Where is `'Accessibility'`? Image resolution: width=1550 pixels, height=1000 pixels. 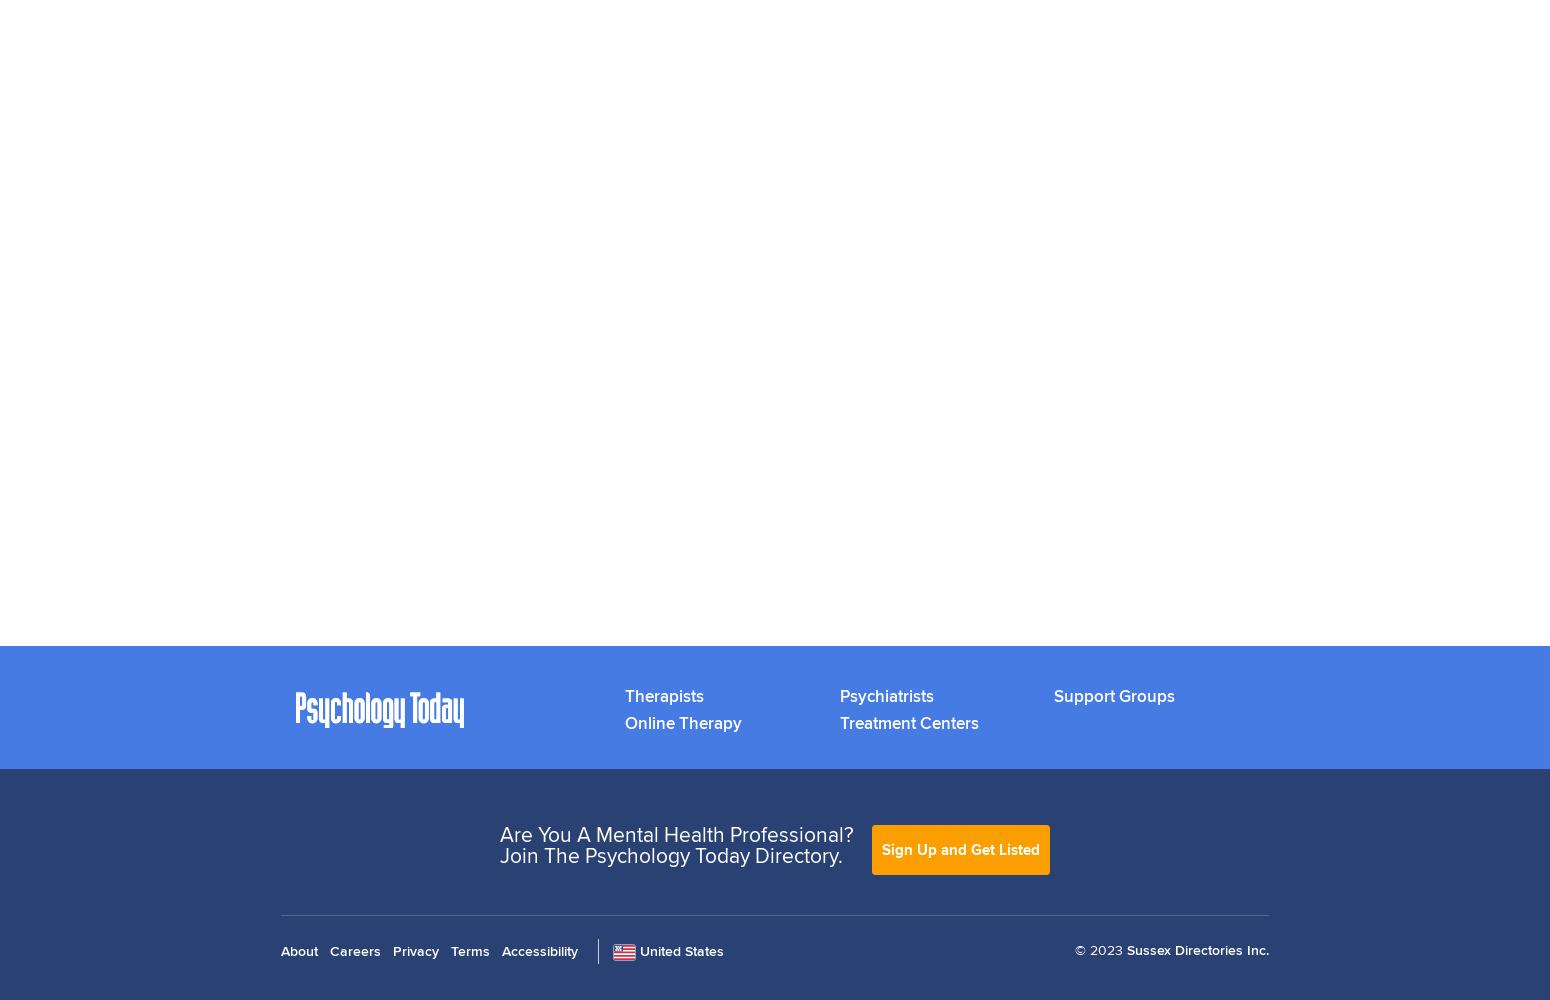 'Accessibility' is located at coordinates (501, 949).